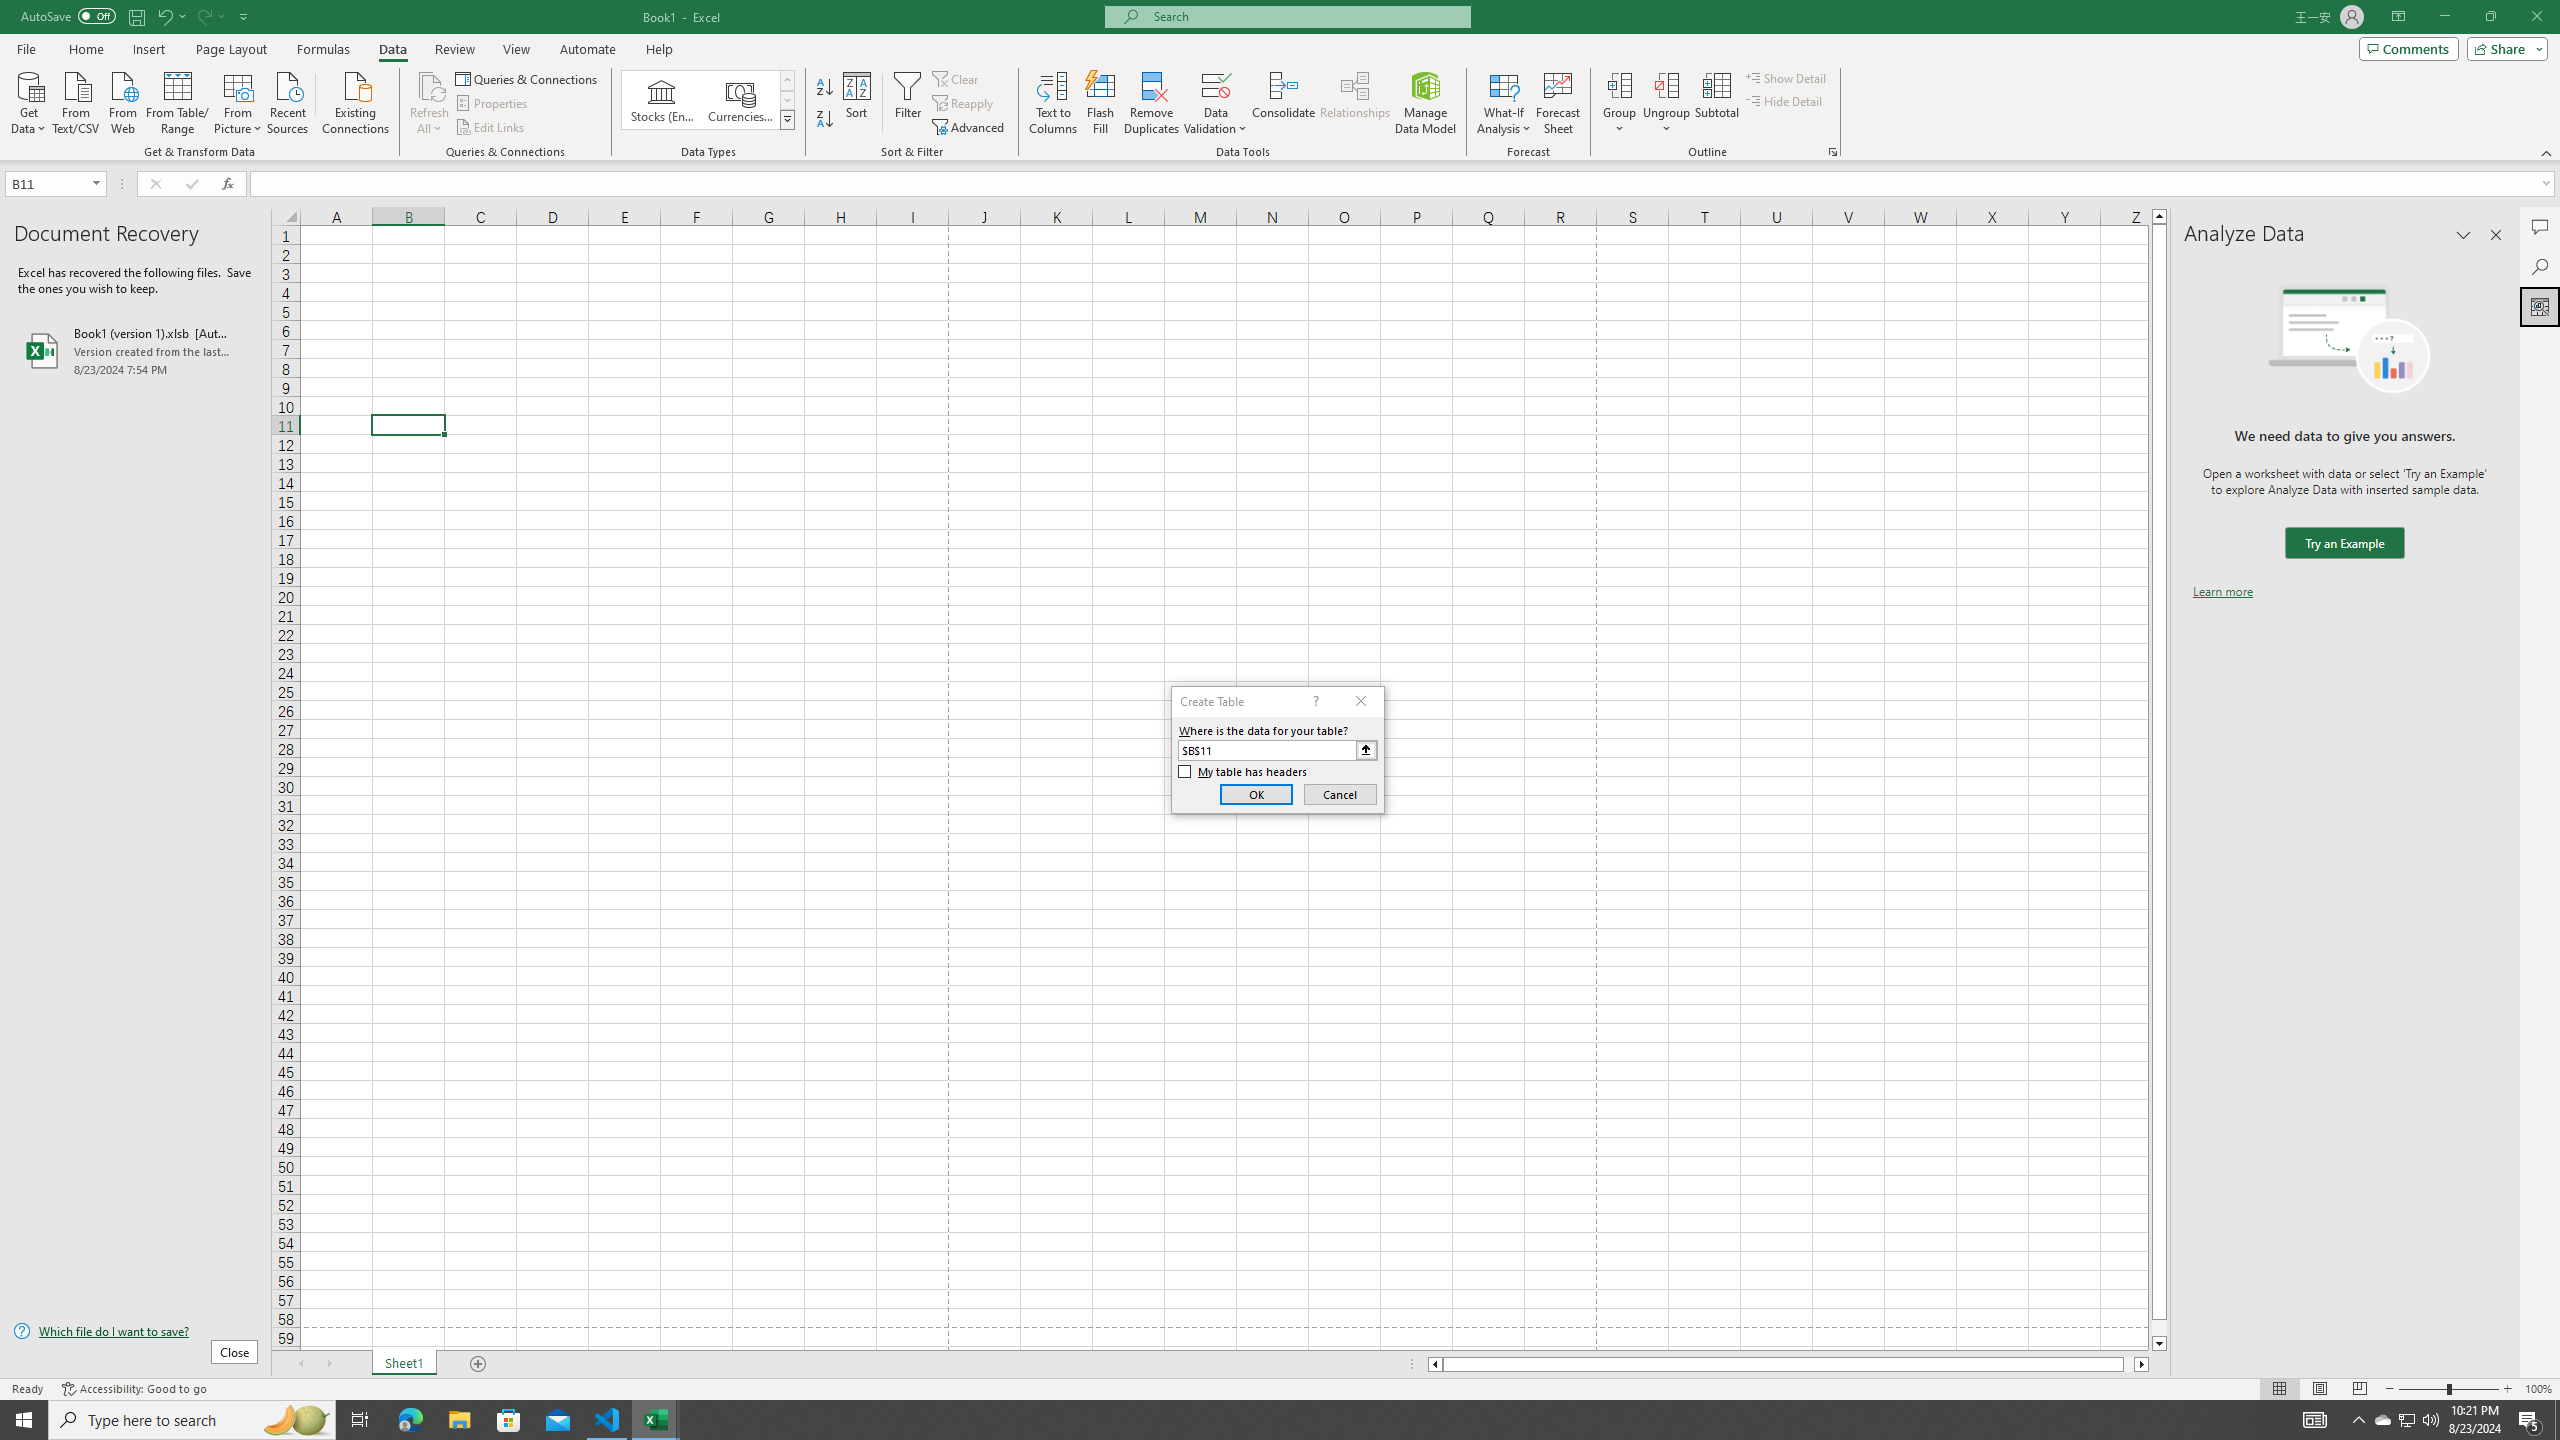  I want to click on 'Consolidate...', so click(1283, 103).